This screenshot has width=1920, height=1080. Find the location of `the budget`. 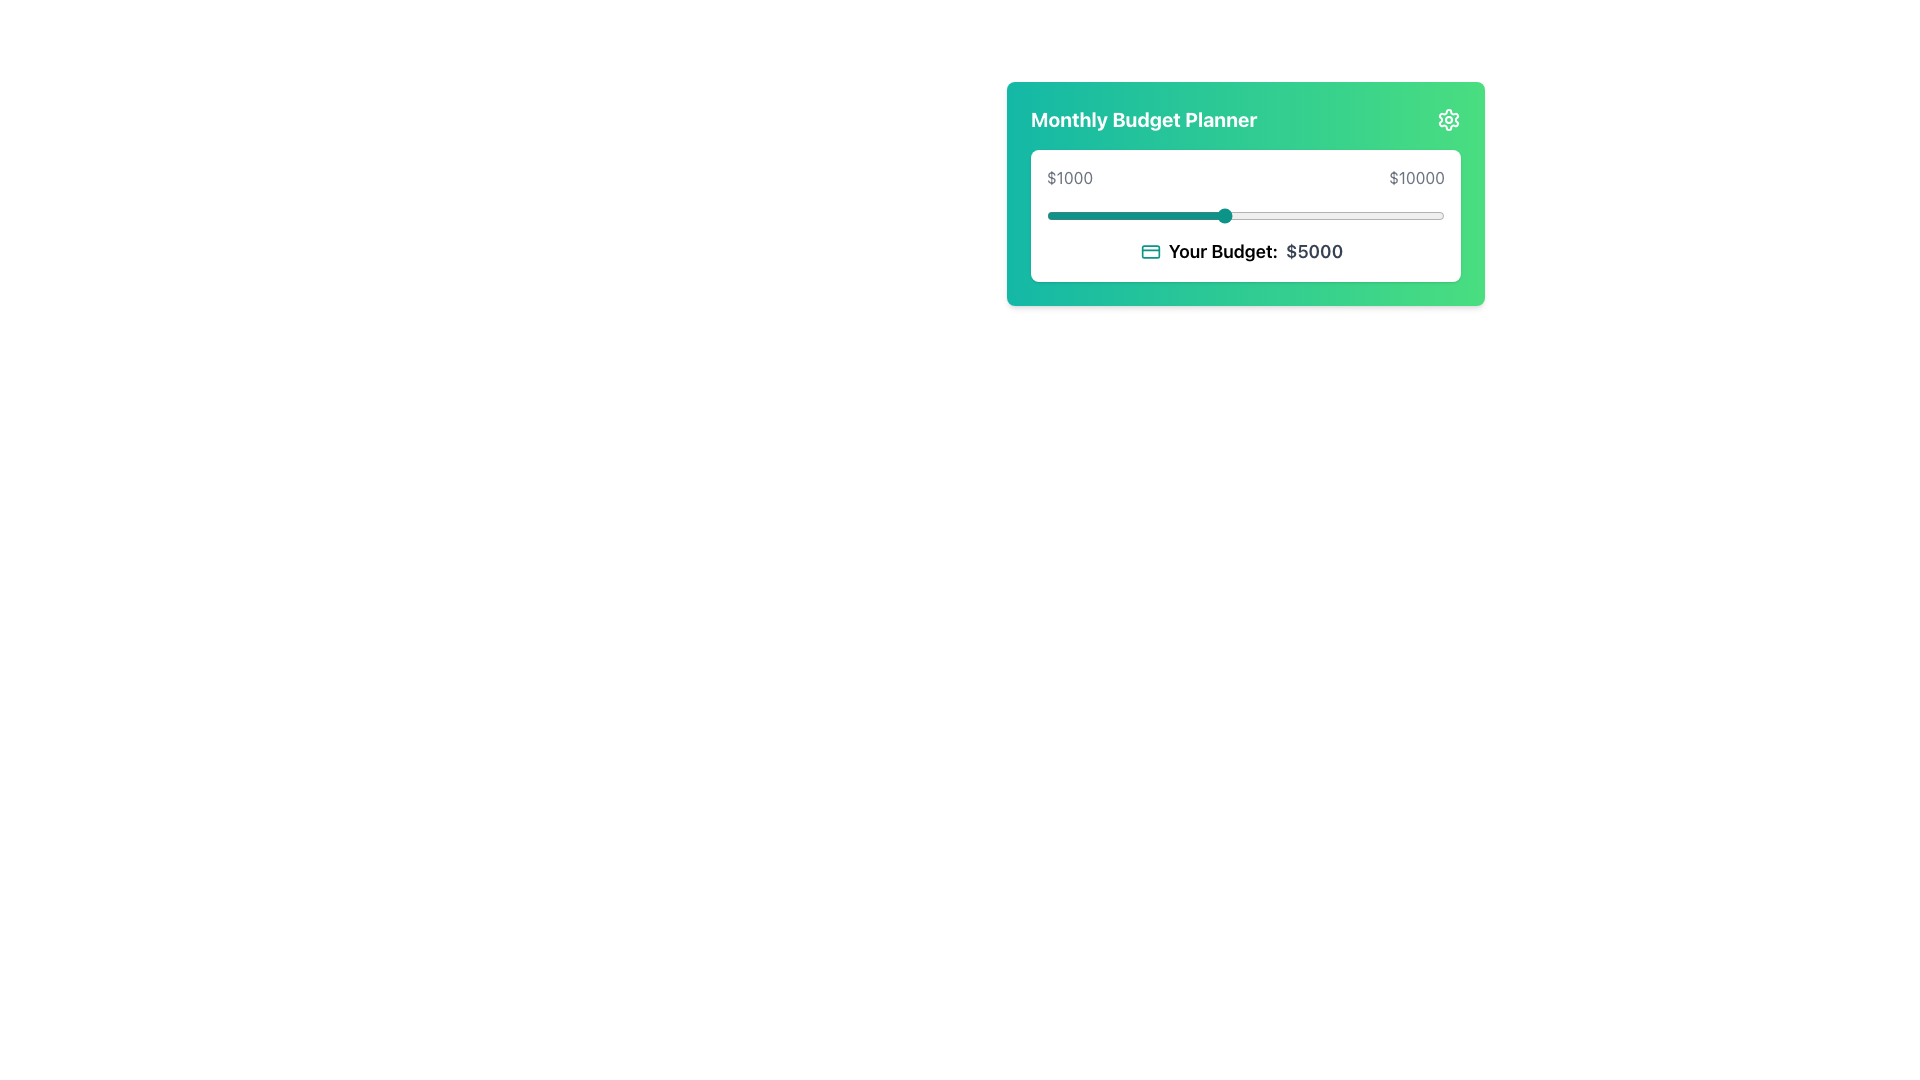

the budget is located at coordinates (1348, 216).